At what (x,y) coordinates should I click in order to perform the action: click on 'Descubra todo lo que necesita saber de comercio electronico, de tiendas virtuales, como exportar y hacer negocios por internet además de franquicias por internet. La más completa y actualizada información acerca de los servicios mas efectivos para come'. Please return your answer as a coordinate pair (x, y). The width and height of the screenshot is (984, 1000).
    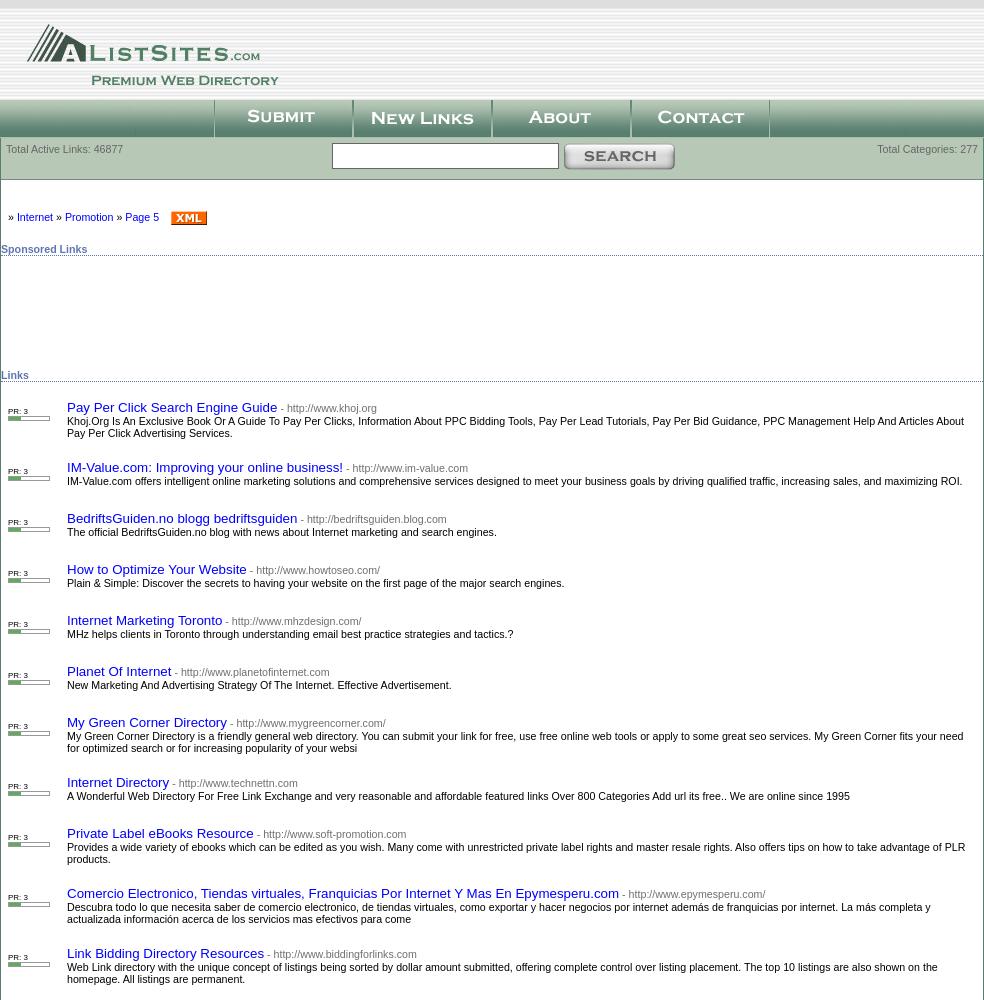
    Looking at the image, I should click on (497, 912).